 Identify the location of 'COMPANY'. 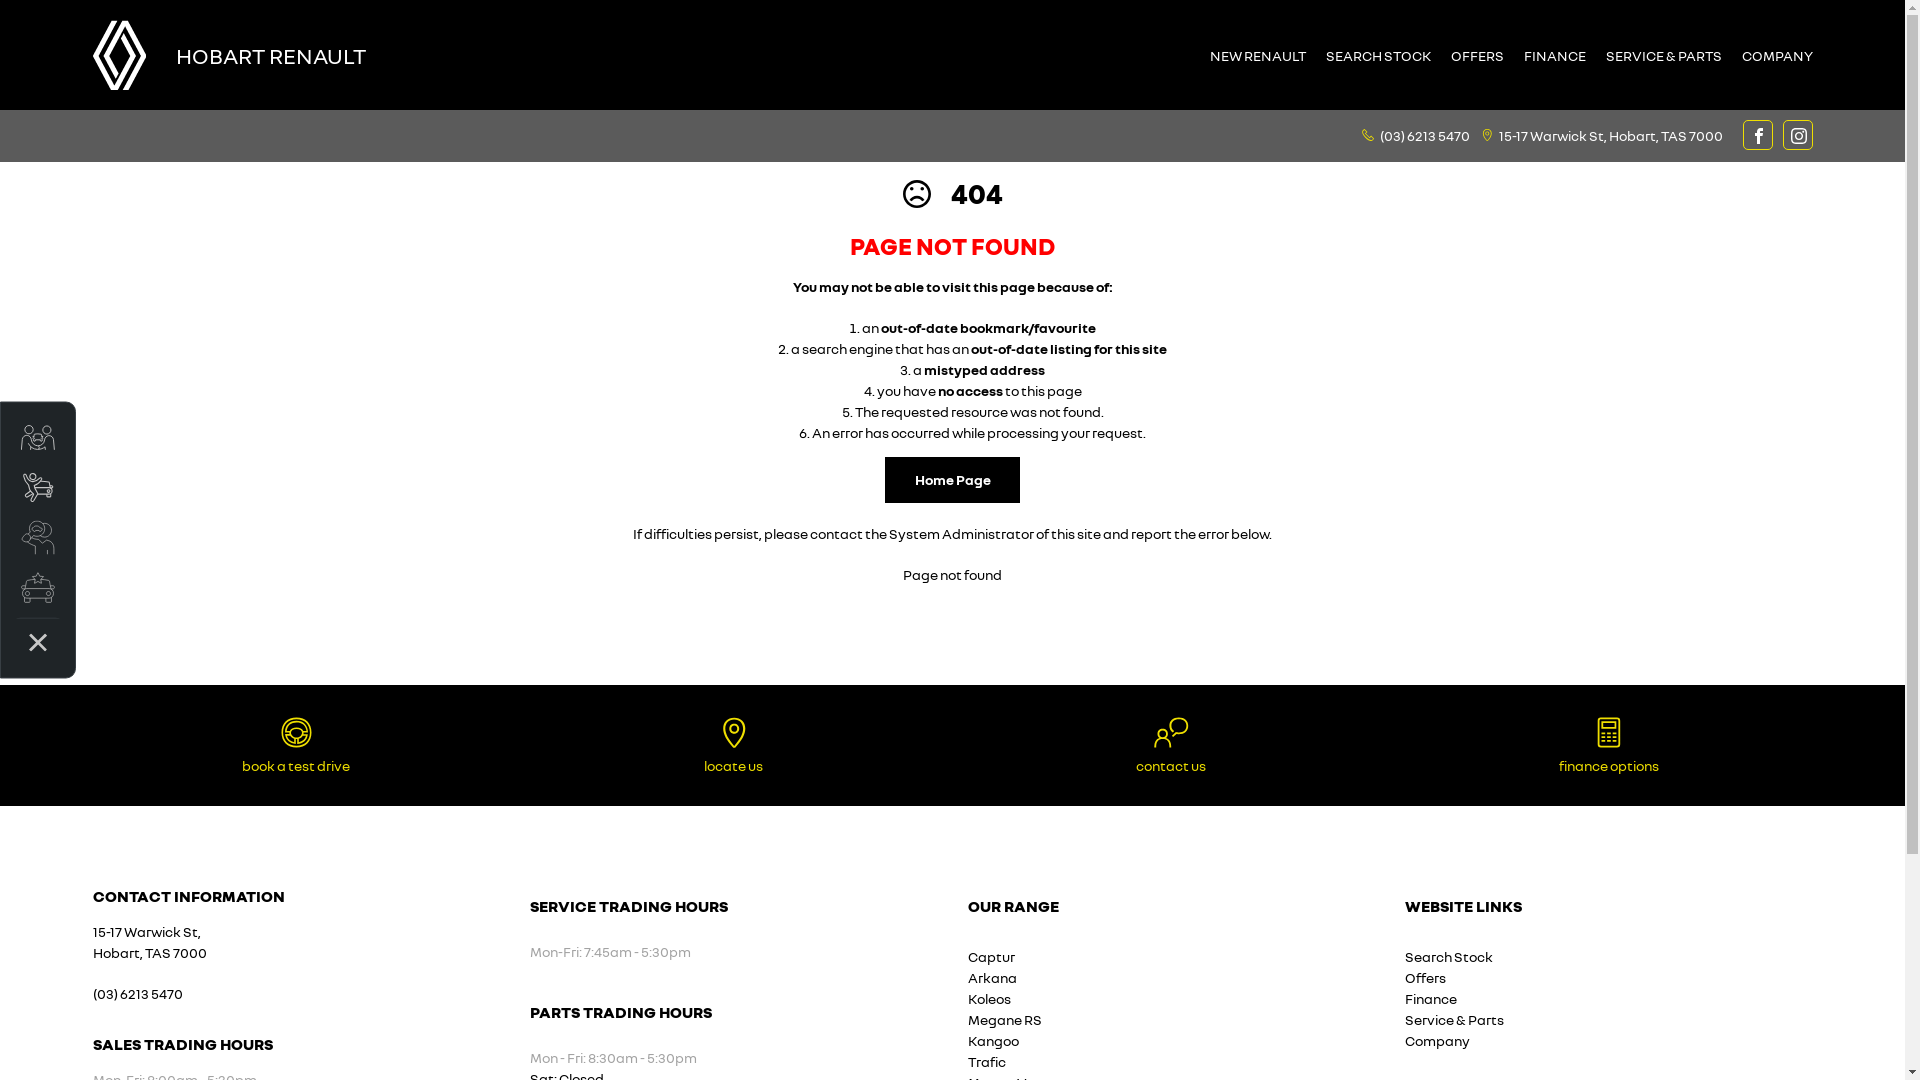
(1731, 54).